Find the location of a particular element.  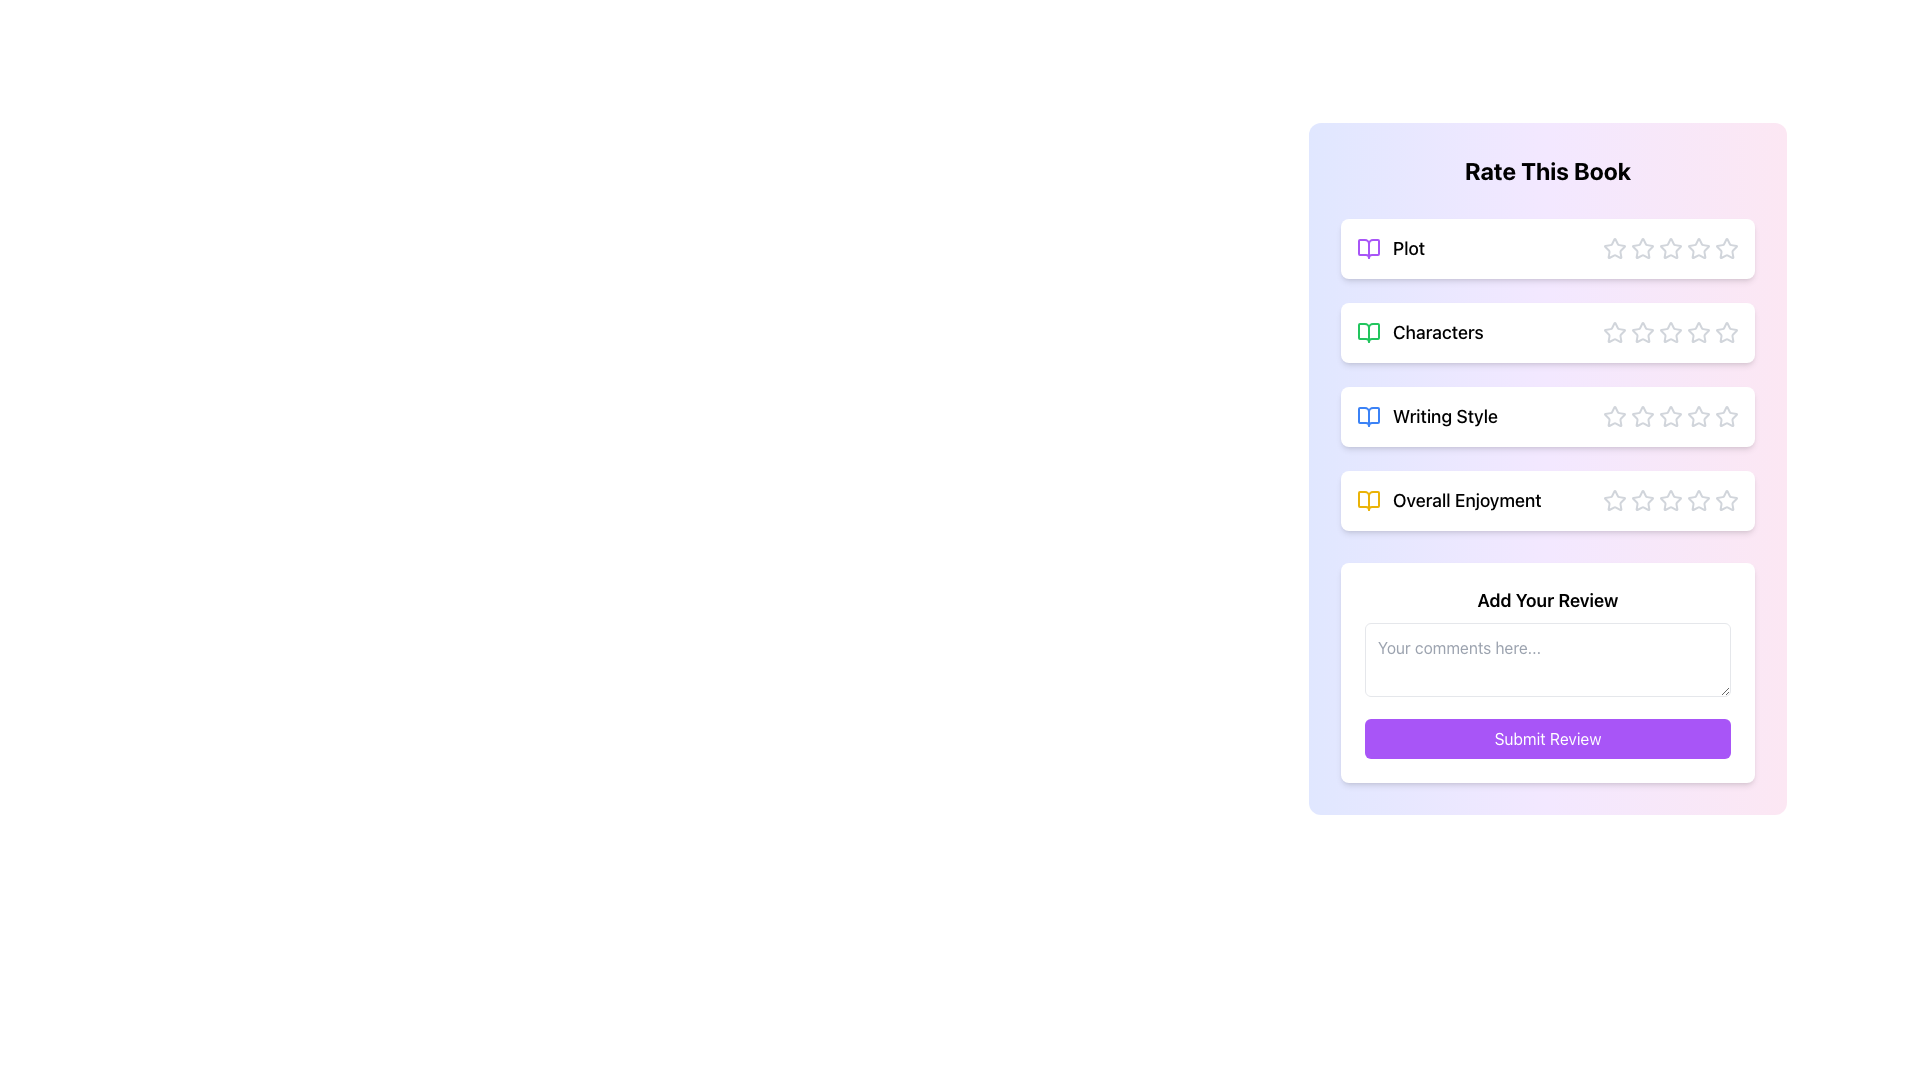

the first star of the rating element labeled 'Plot' to assign a rating is located at coordinates (1547, 248).